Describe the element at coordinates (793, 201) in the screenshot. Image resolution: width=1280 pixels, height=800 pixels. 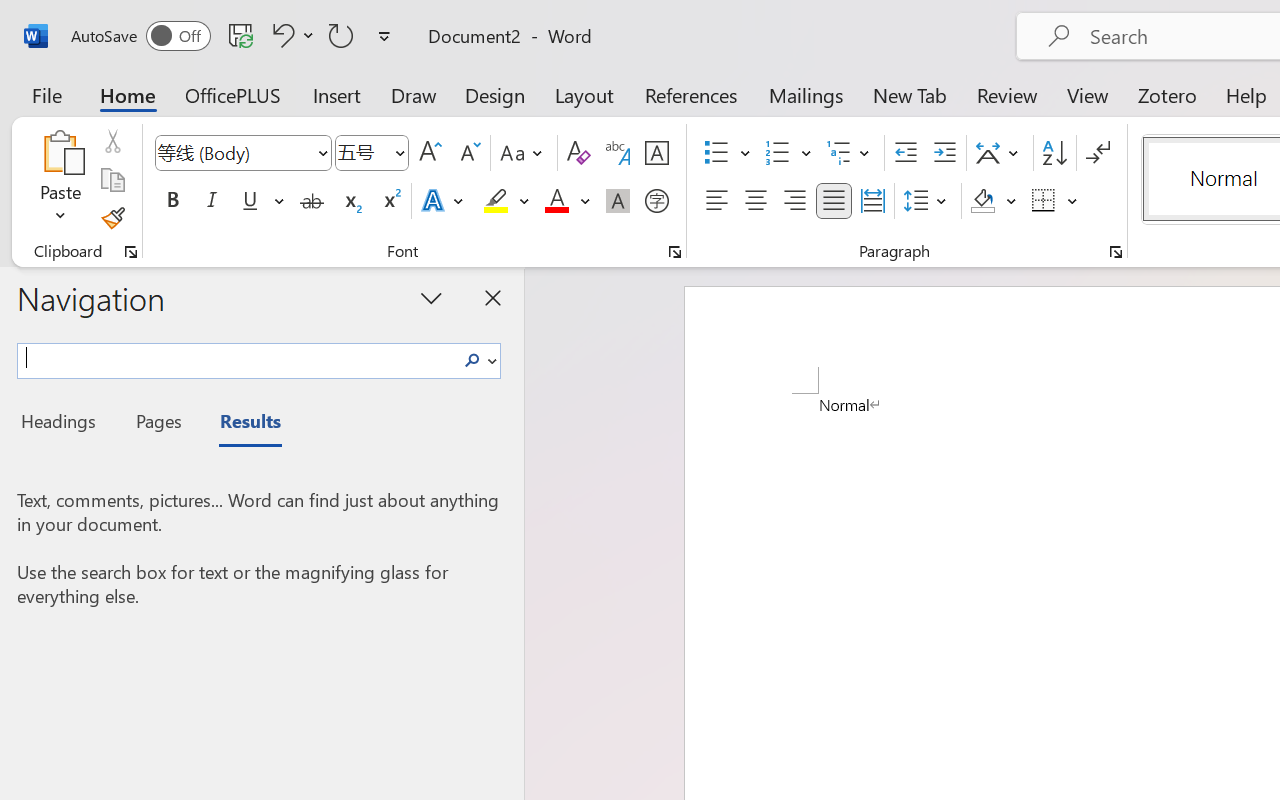
I see `'Align Right'` at that location.